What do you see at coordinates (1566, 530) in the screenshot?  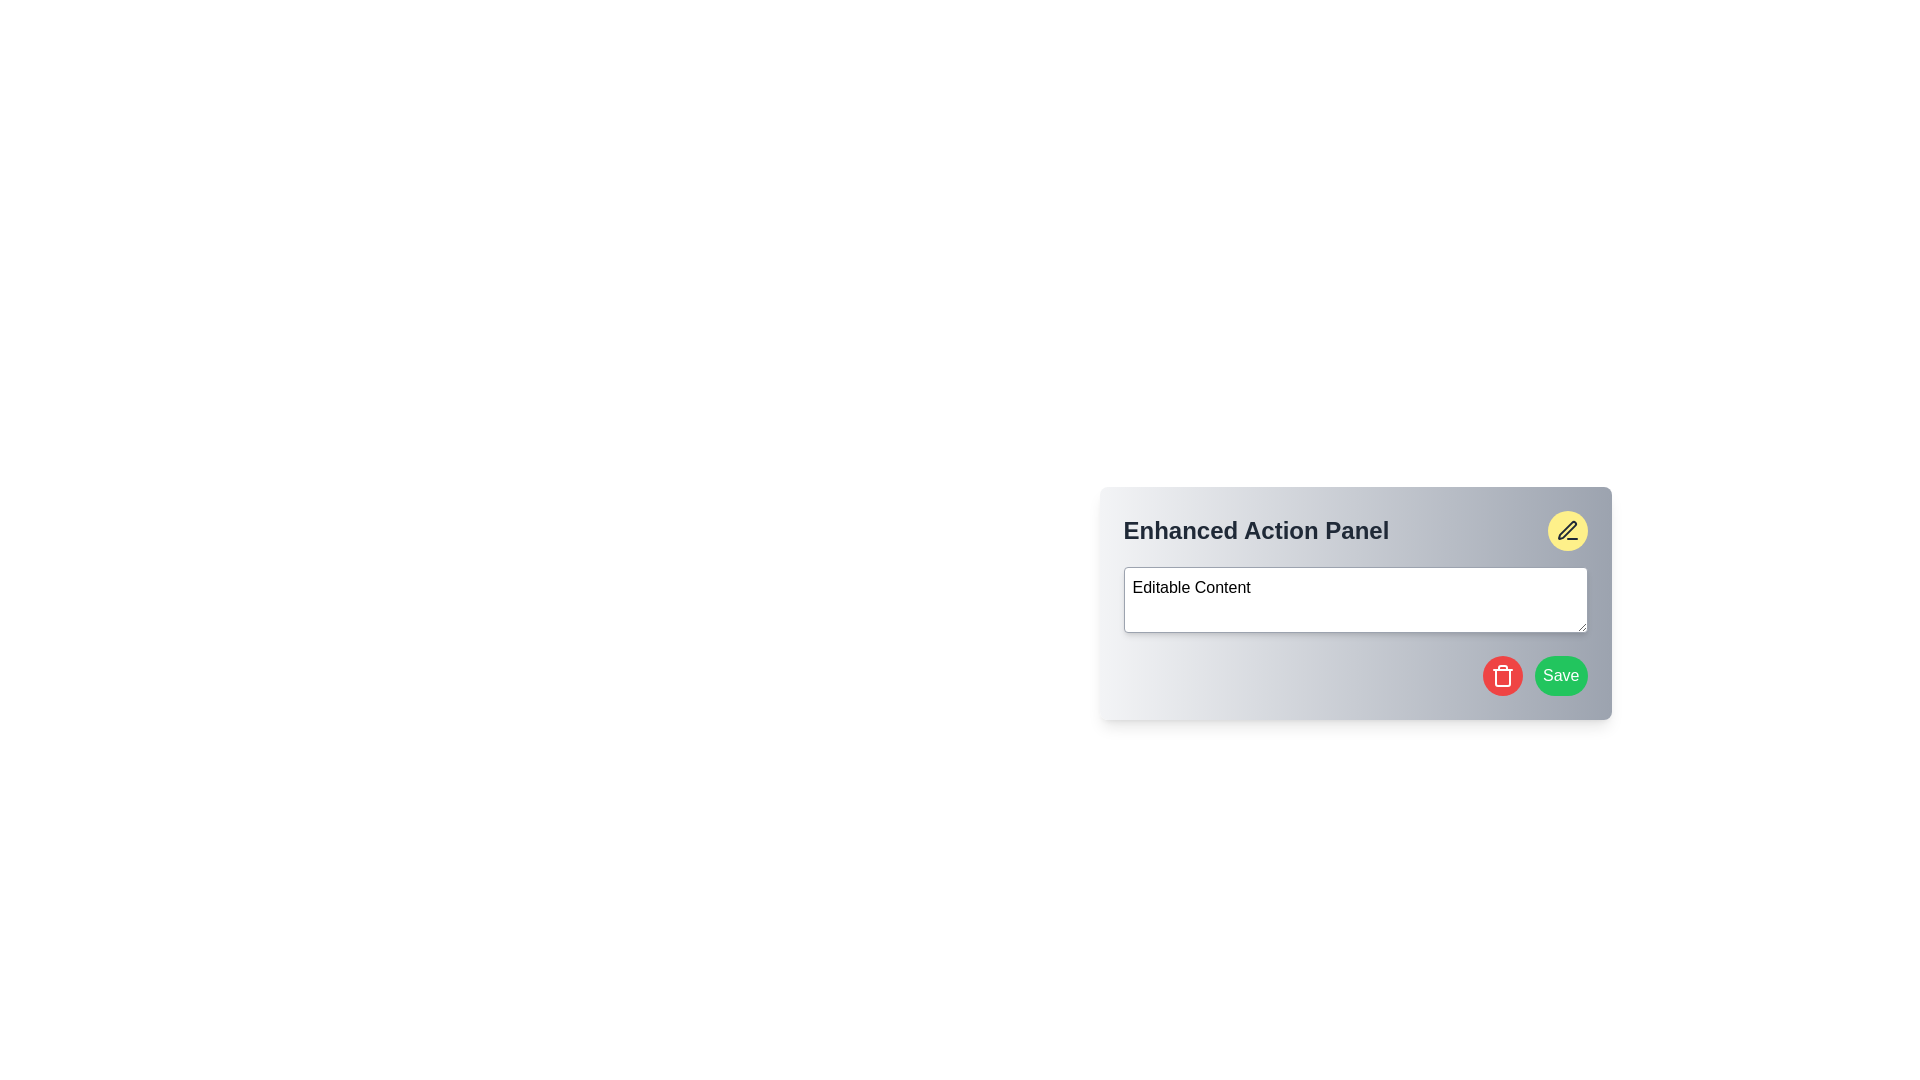 I see `the edit button located at the top-right corner of the 'Enhanced Action Panel'` at bounding box center [1566, 530].